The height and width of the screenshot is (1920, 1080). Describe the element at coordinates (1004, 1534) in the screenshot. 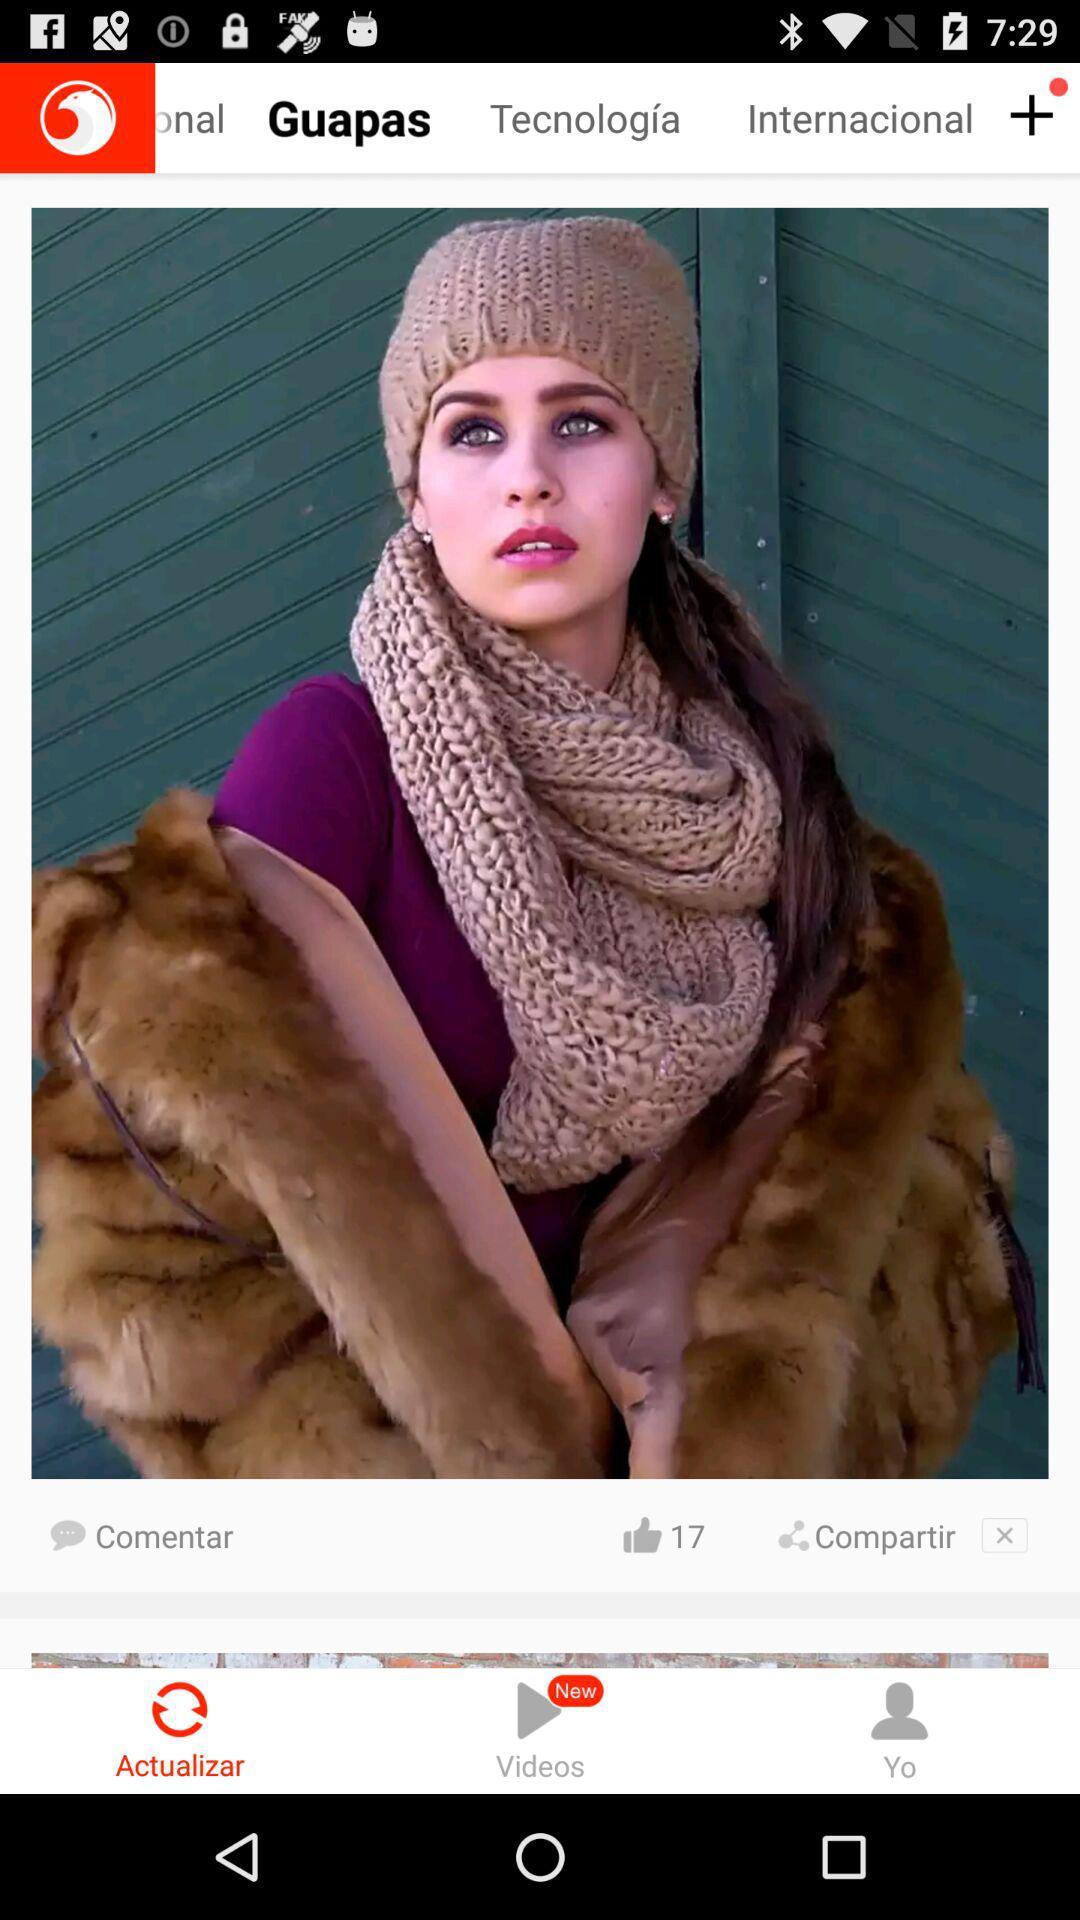

I see `the button is used to close the page` at that location.